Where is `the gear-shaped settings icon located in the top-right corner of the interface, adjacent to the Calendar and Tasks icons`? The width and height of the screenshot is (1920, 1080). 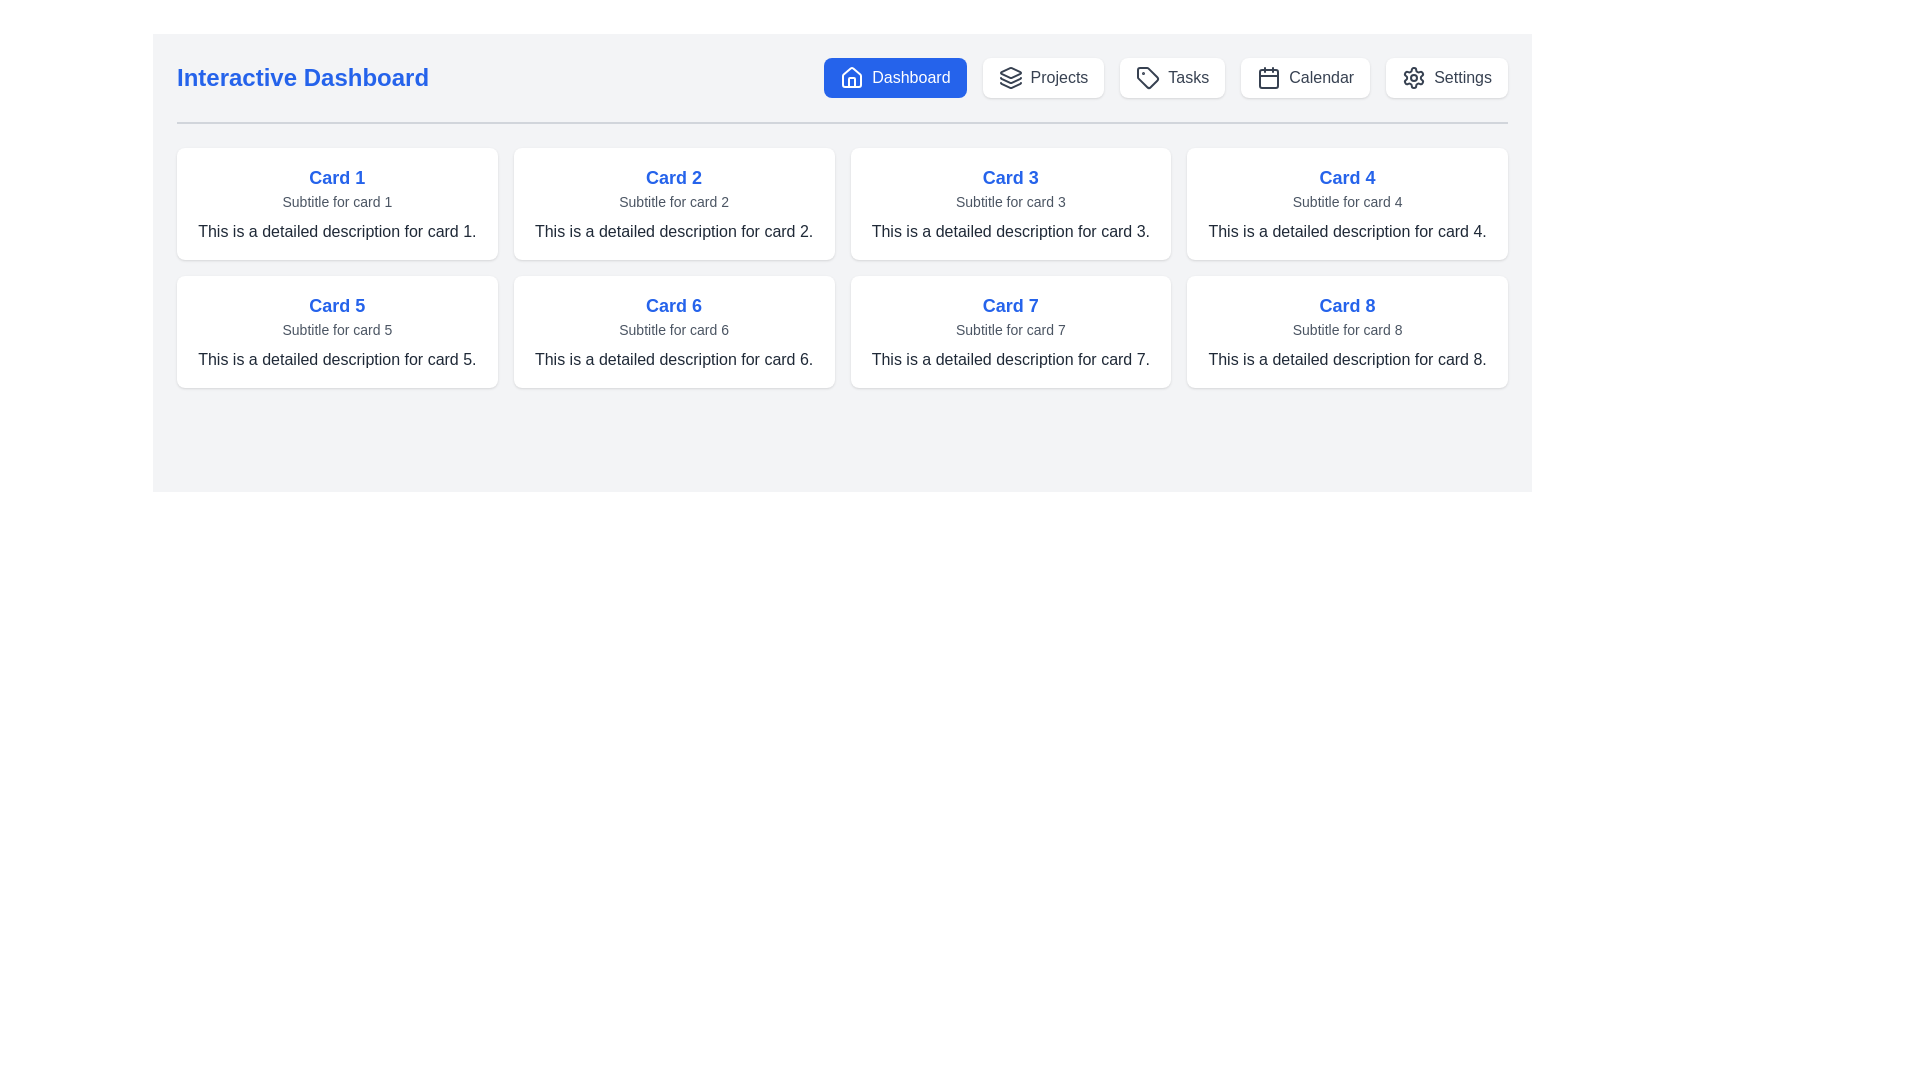
the gear-shaped settings icon located in the top-right corner of the interface, adjacent to the Calendar and Tasks icons is located at coordinates (1413, 76).